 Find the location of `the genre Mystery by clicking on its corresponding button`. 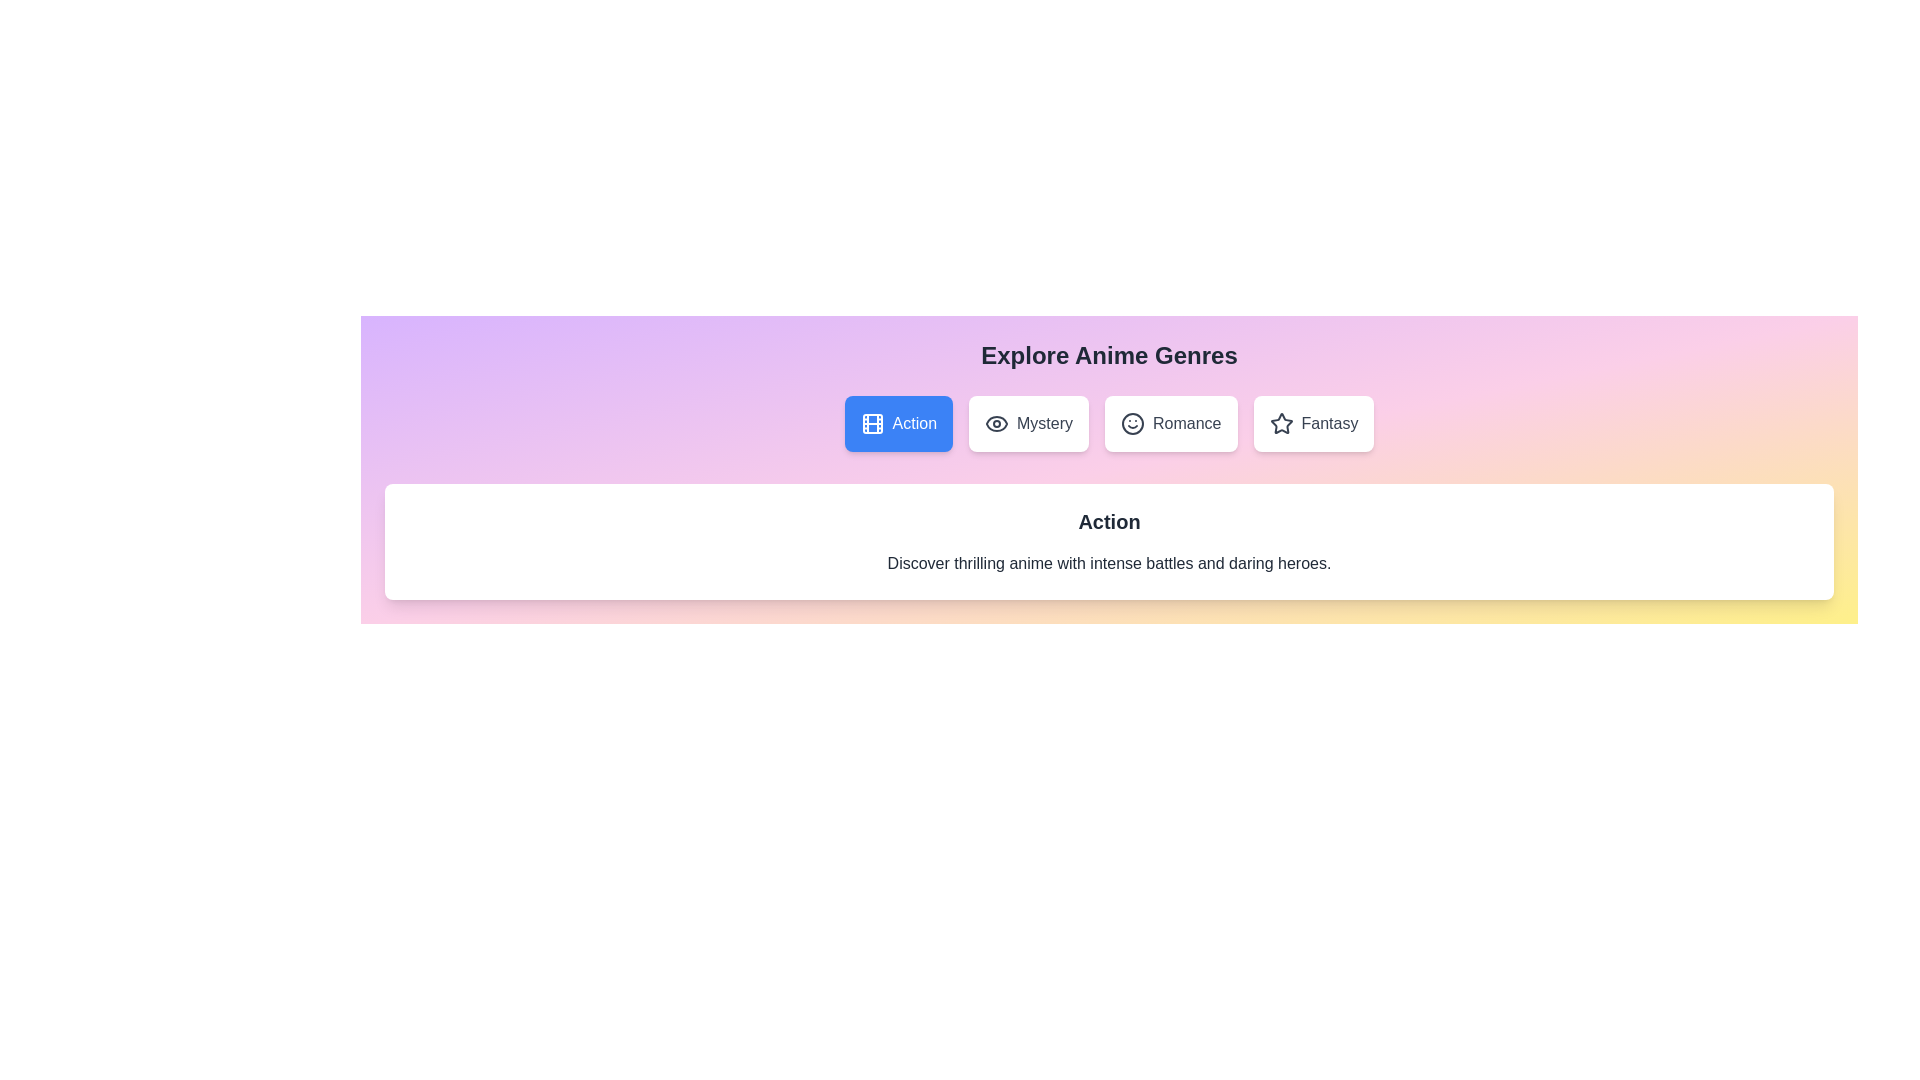

the genre Mystery by clicking on its corresponding button is located at coordinates (1028, 423).